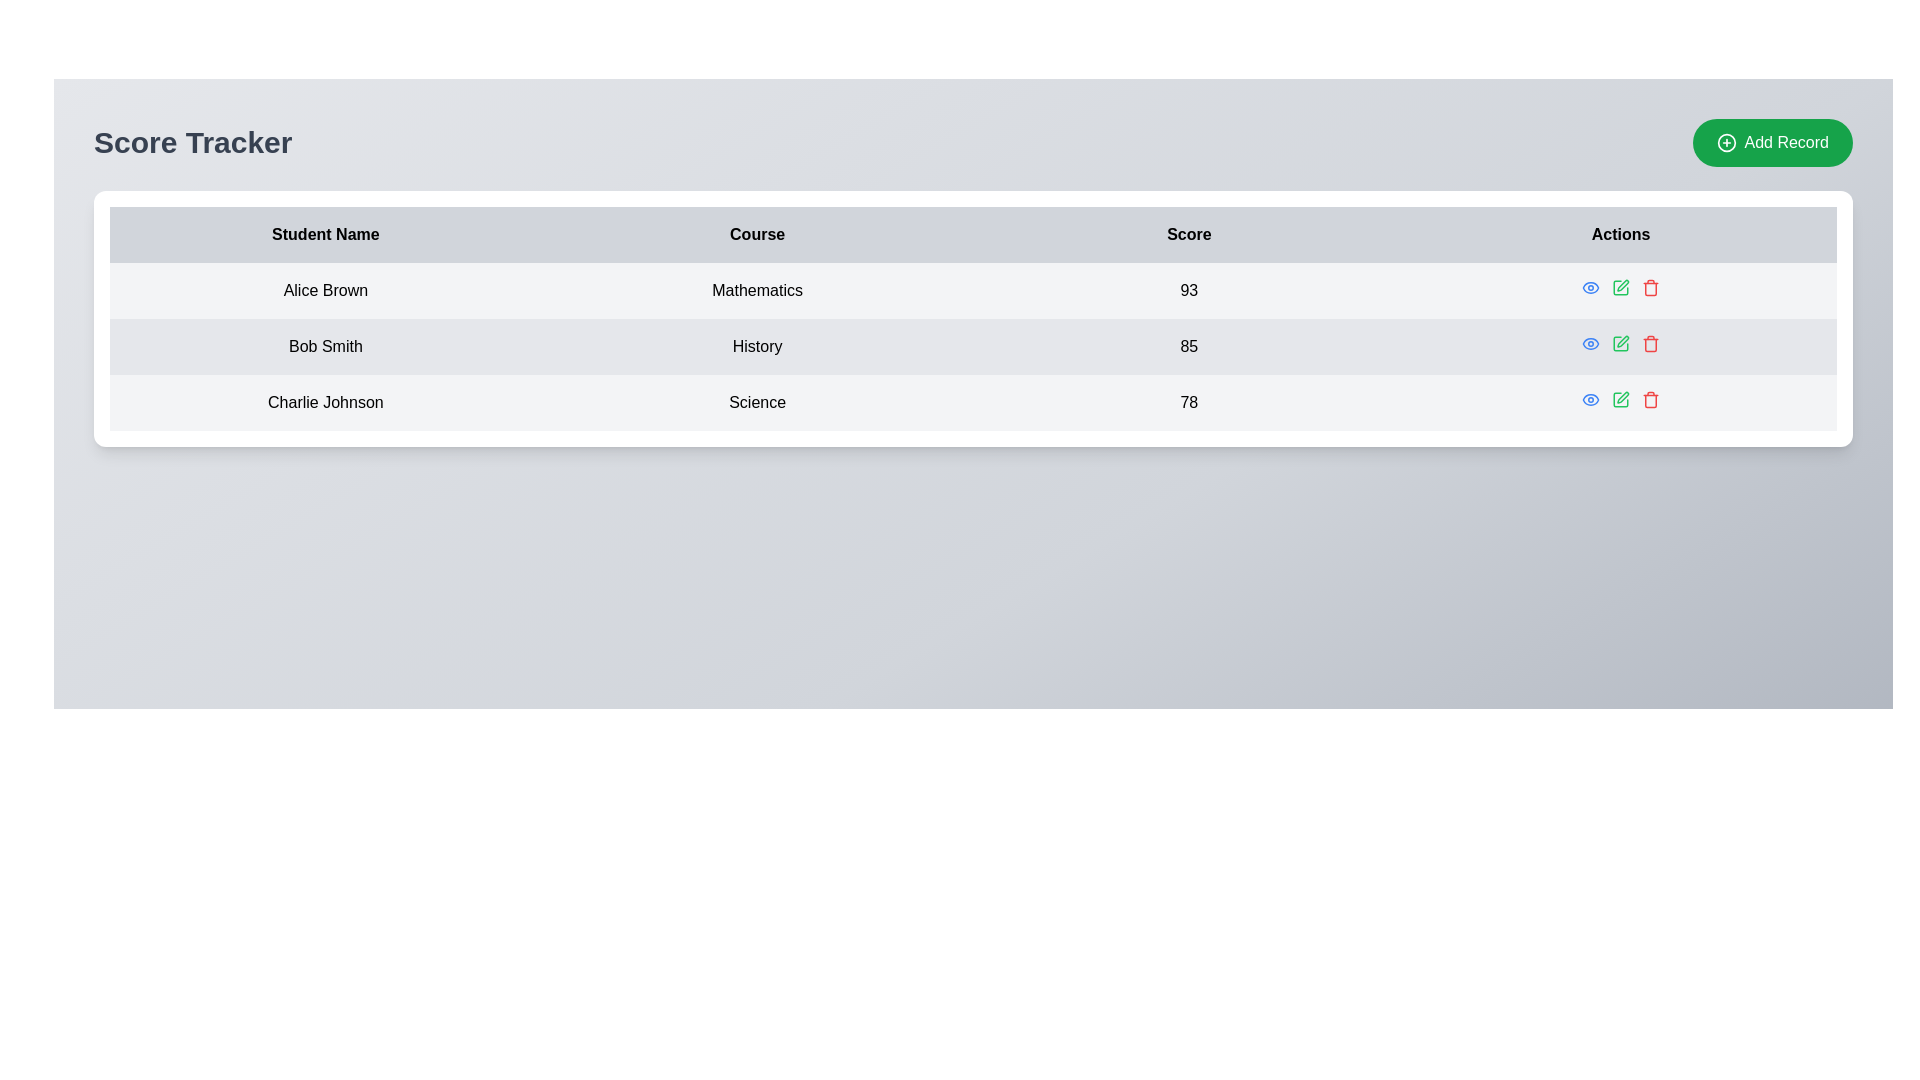 The height and width of the screenshot is (1080, 1920). I want to click on the SVG Circle that forms part of the 'Add Record' button in the top-right corner of the interface, which features a plus sign inside a thin circular outline, so click(1725, 141).